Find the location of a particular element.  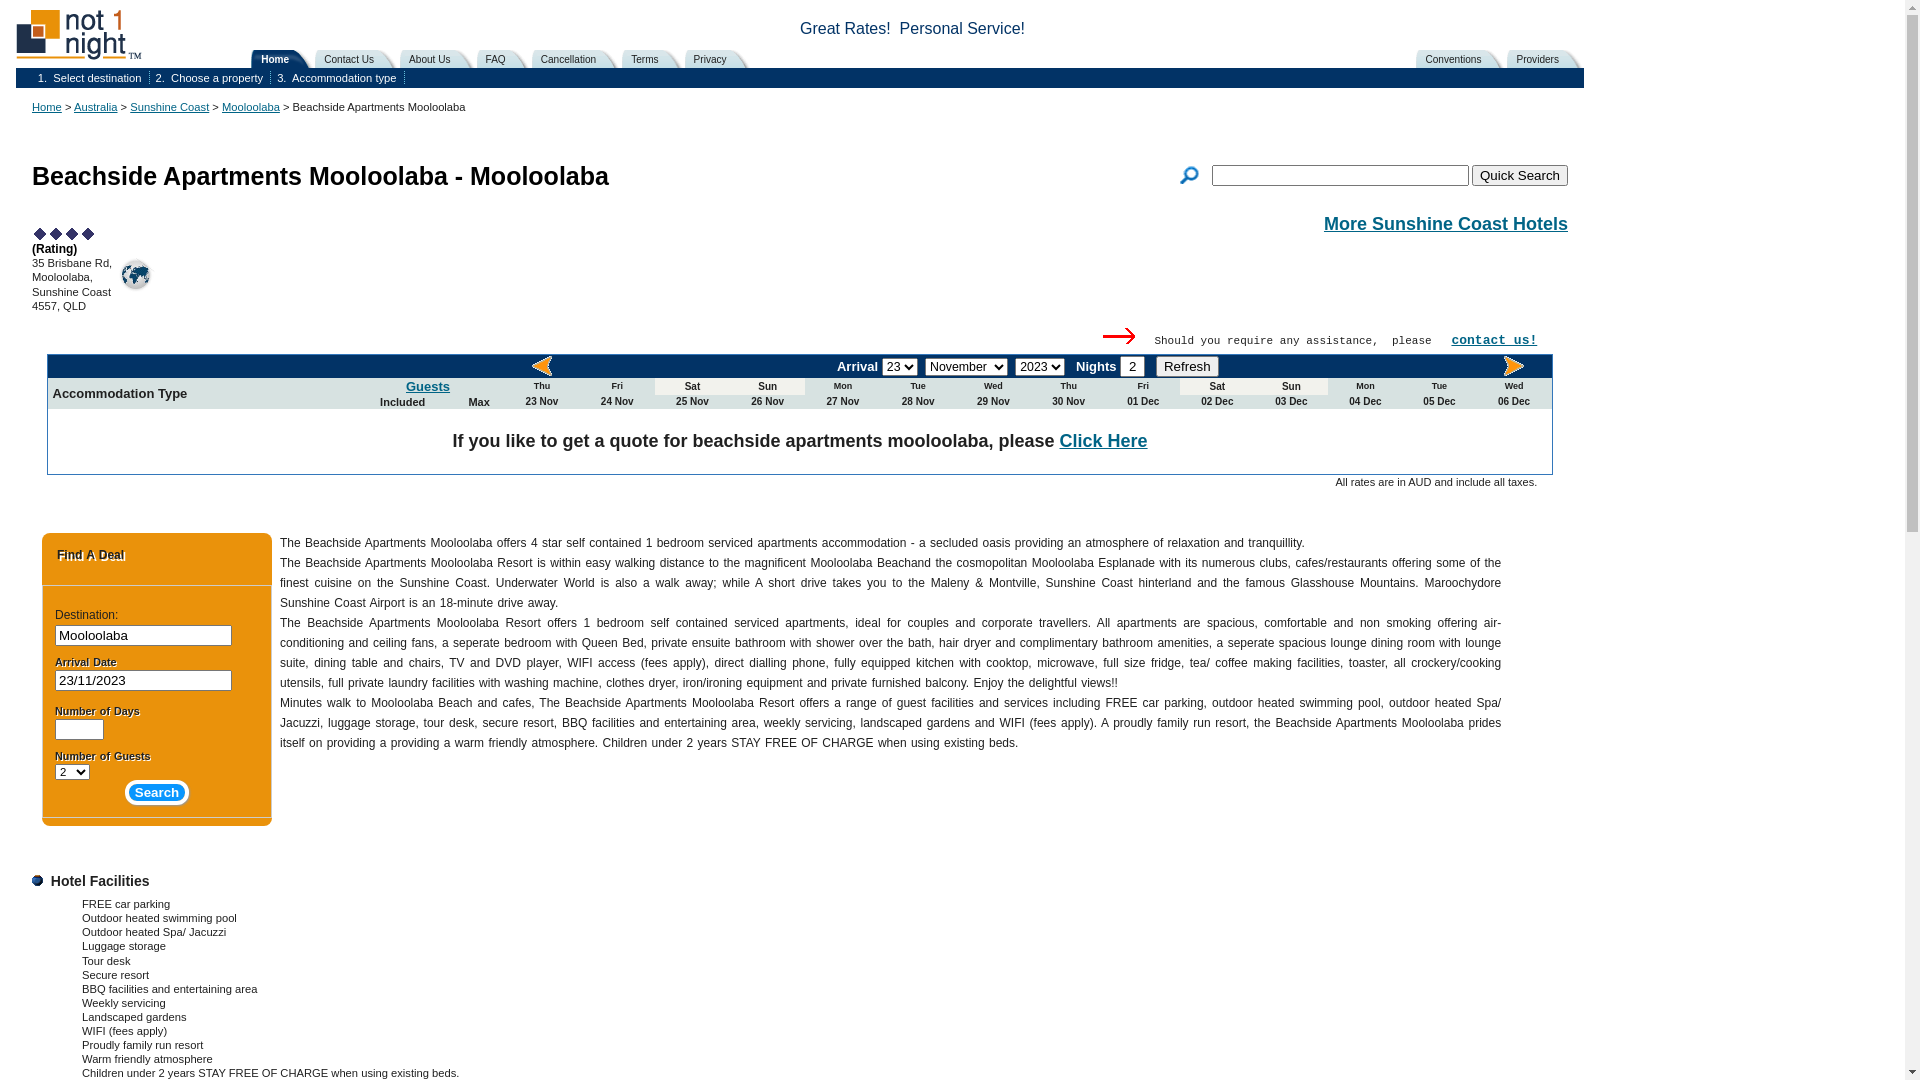

'Cancellation' is located at coordinates (578, 57).